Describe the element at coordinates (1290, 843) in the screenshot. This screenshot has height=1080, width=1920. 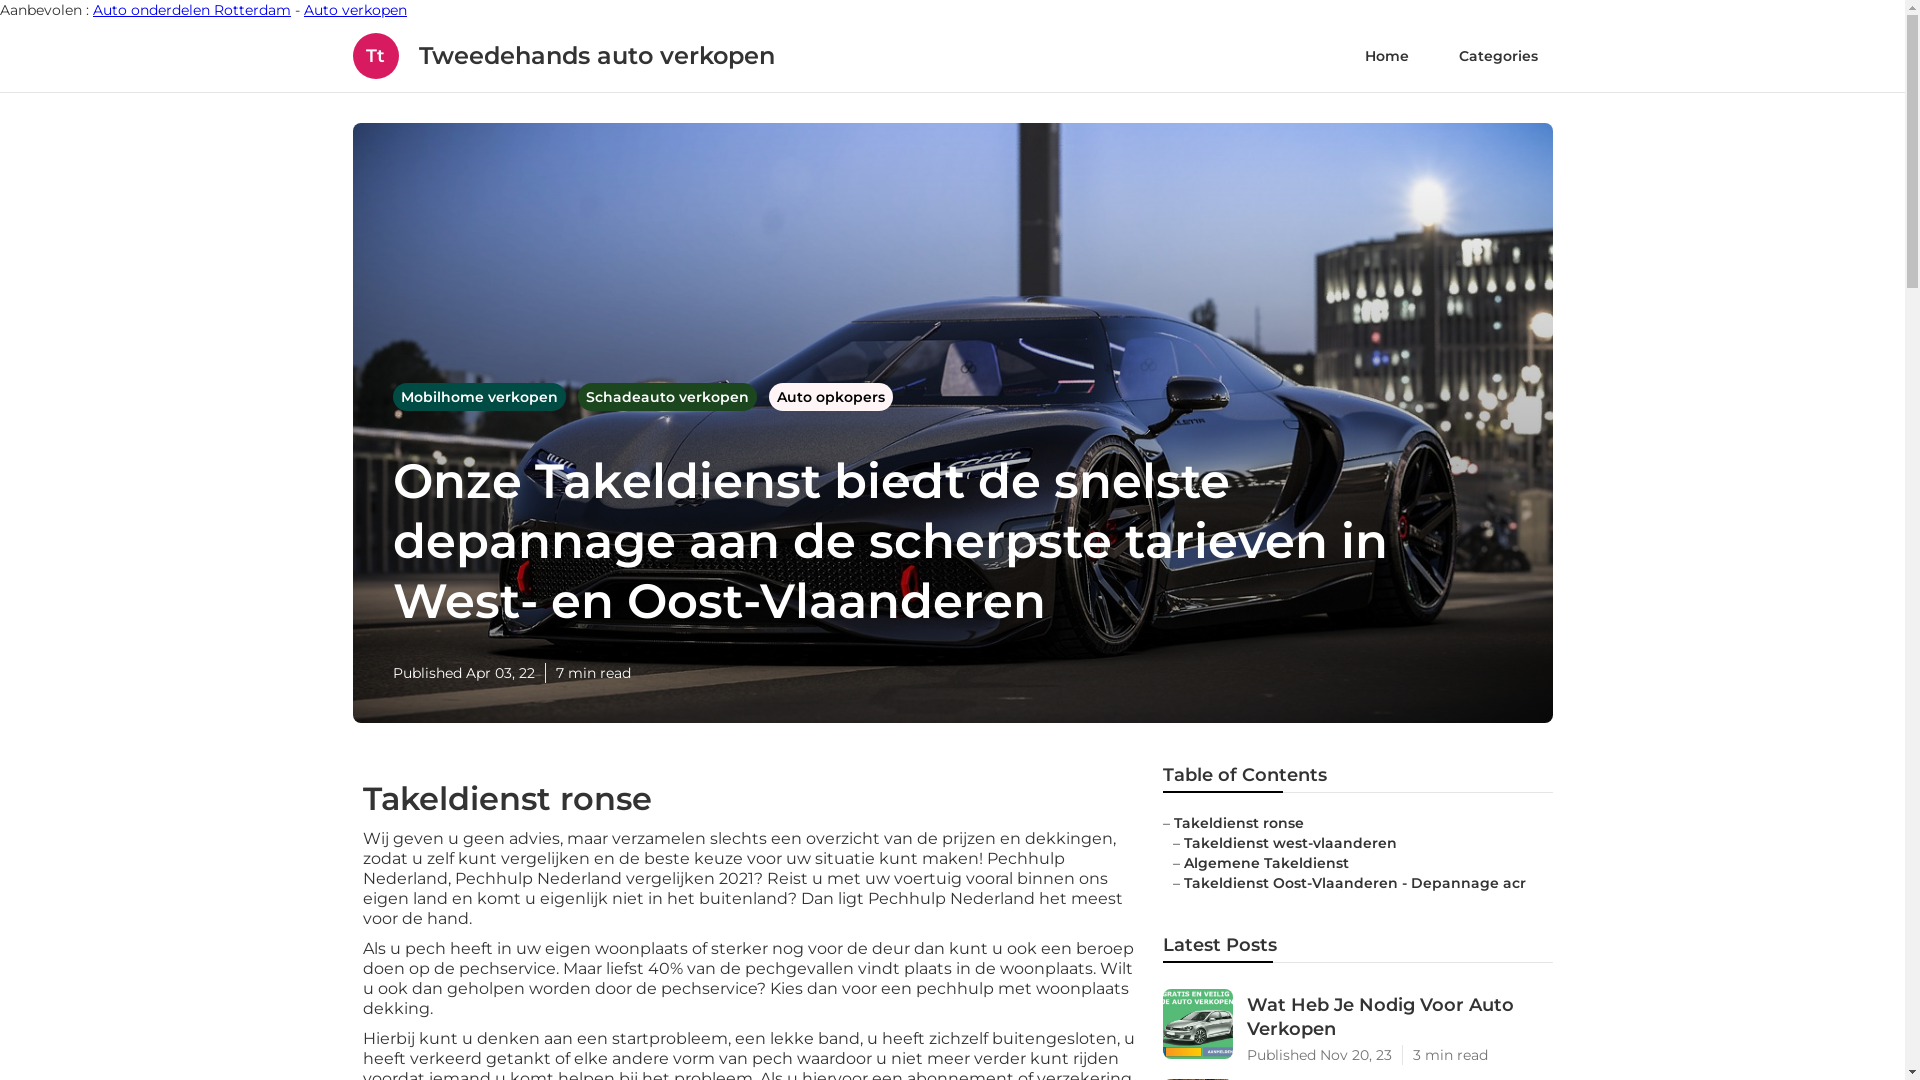
I see `'Takeldienst west-vlaanderen'` at that location.